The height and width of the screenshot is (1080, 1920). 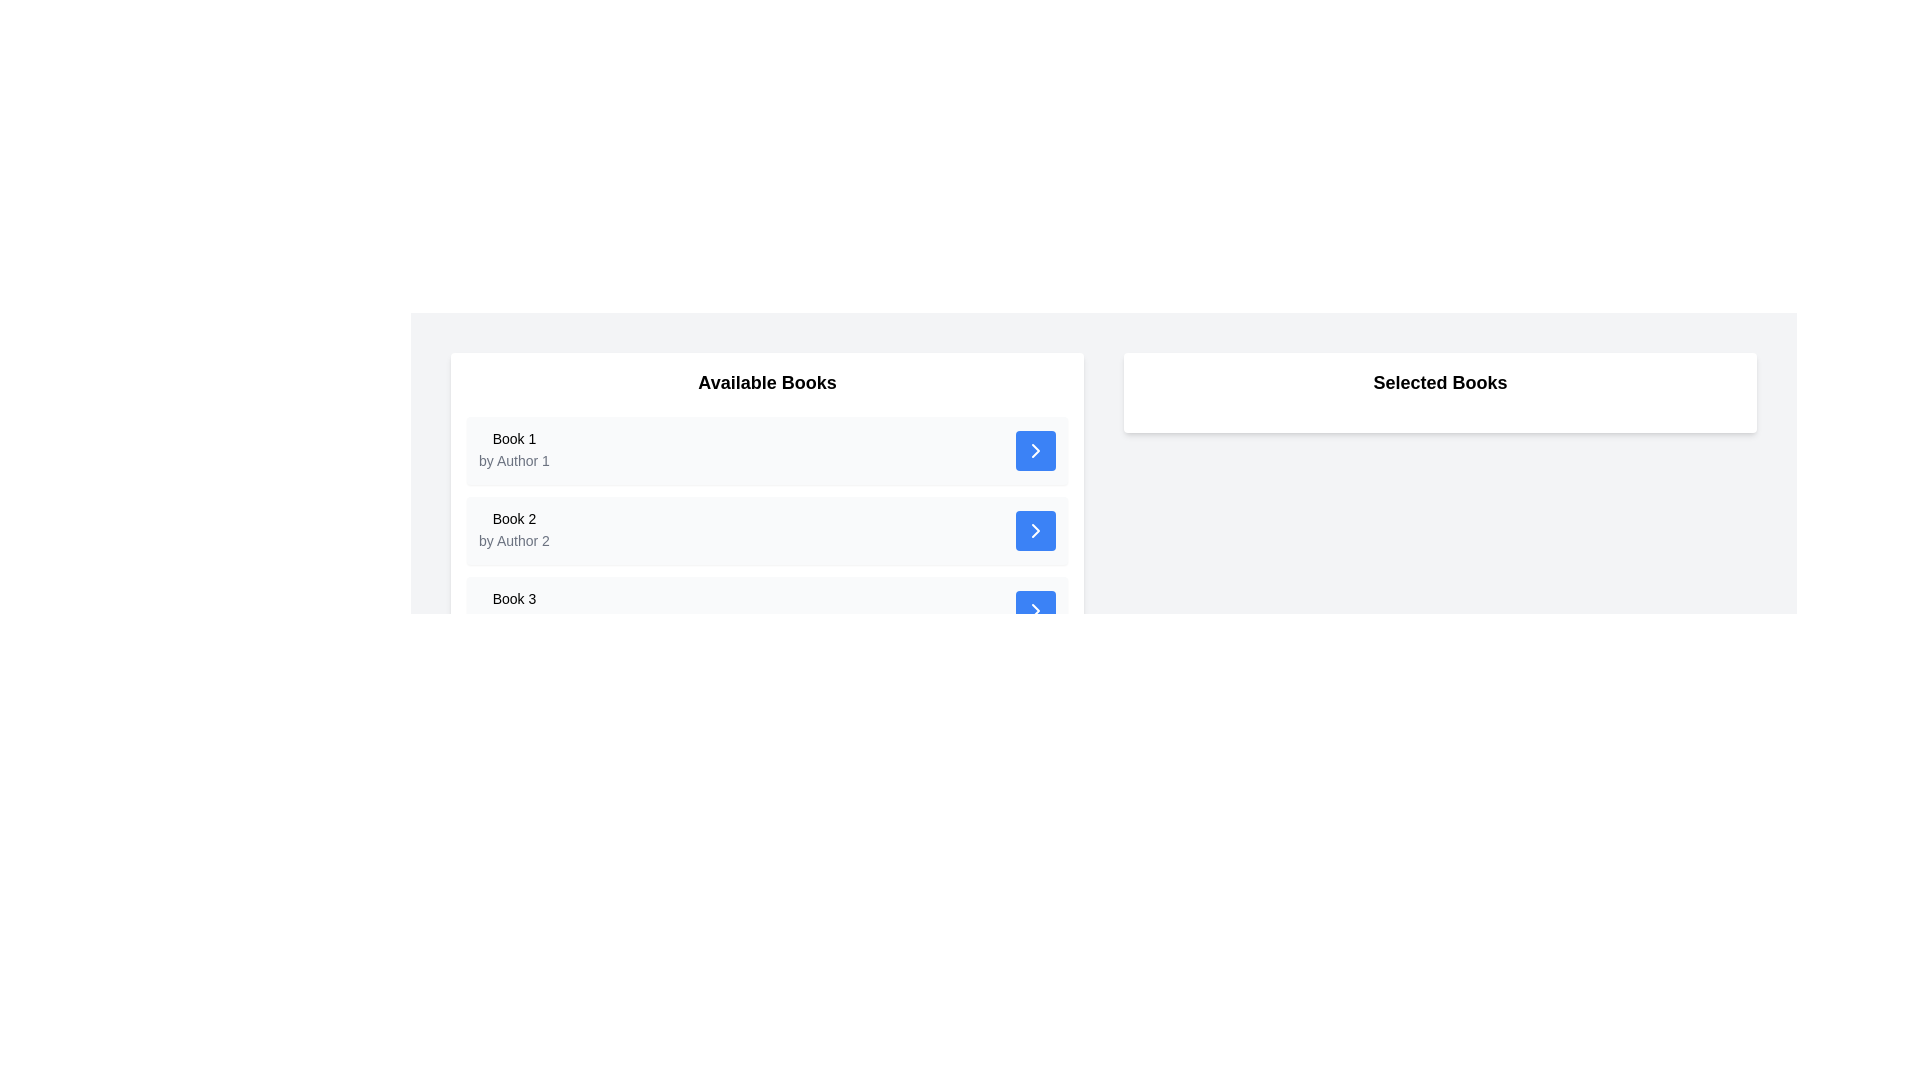 I want to click on the Text label indicating the author of the book located in the 'Available Books' section, positioned below the 'Book 1' title, so click(x=514, y=461).